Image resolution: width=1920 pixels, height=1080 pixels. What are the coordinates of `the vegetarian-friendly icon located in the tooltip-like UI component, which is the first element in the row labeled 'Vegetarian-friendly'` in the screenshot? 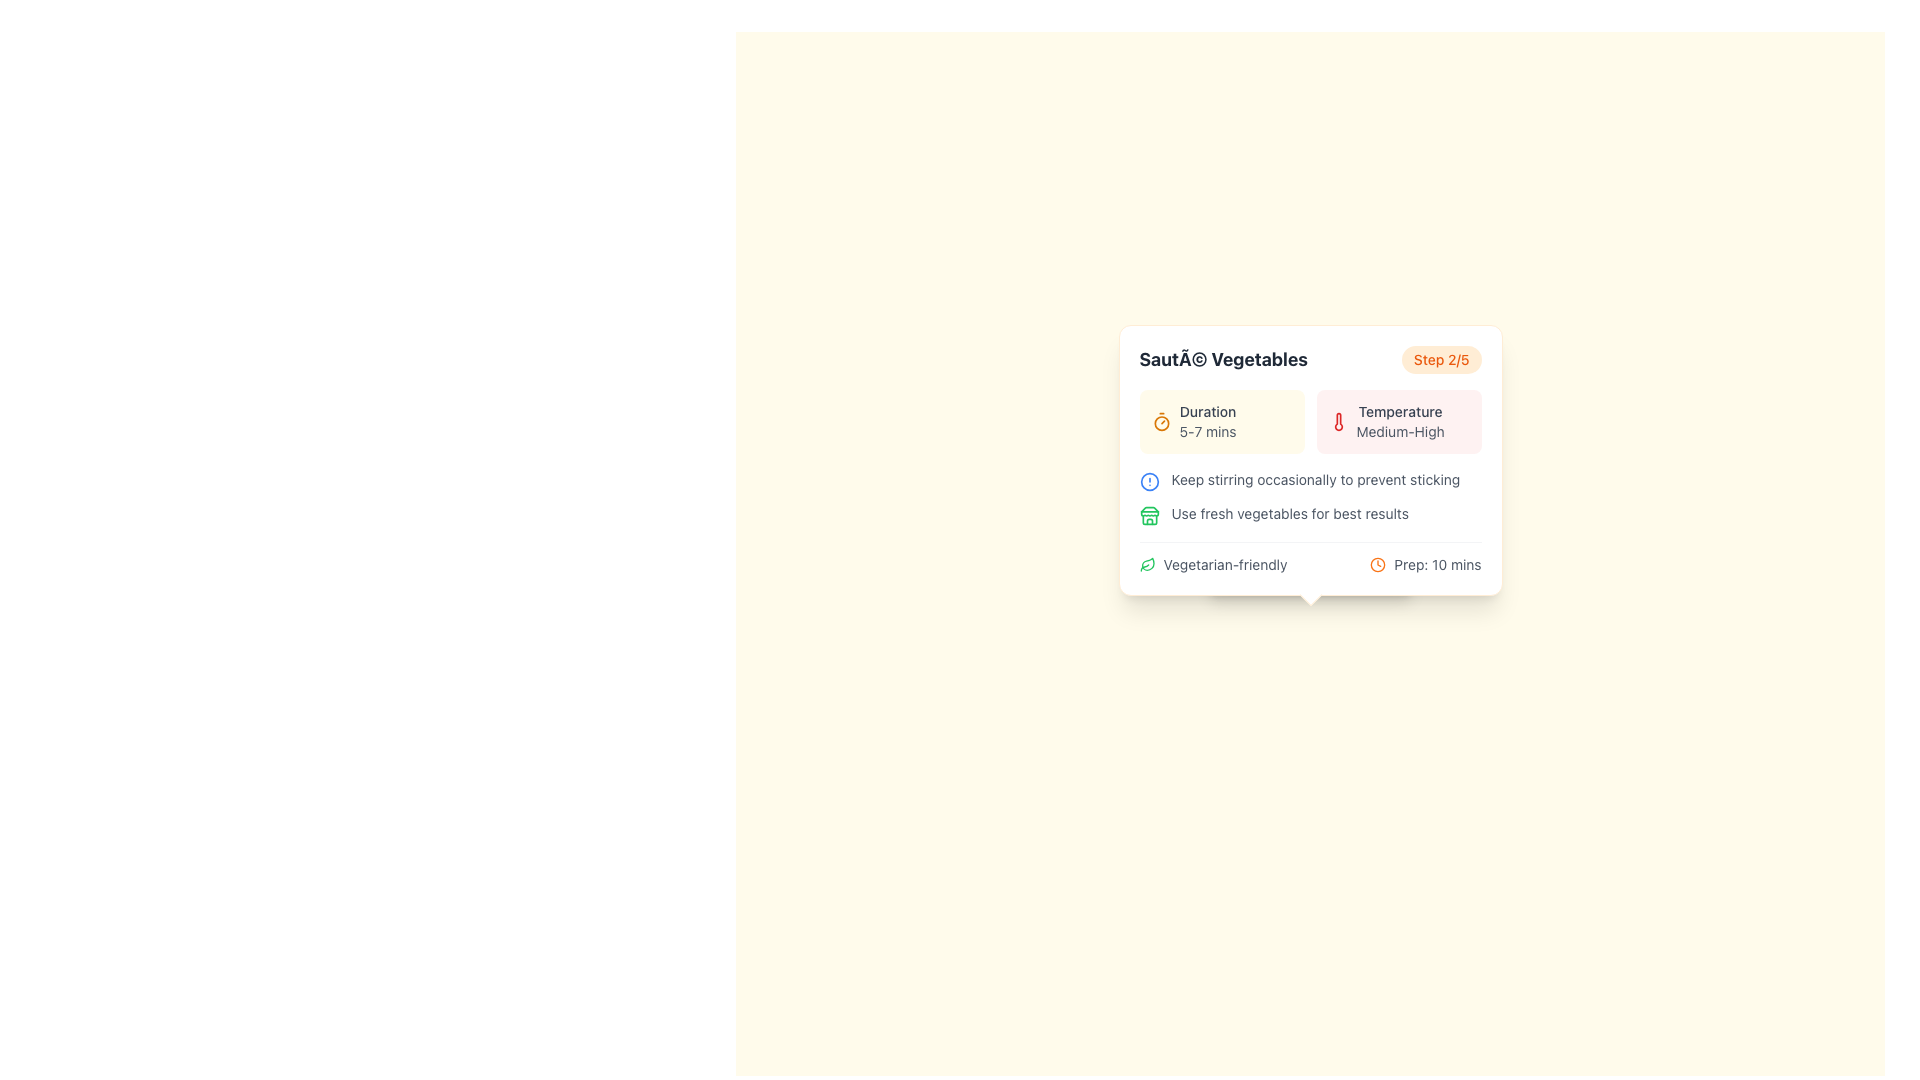 It's located at (1147, 564).